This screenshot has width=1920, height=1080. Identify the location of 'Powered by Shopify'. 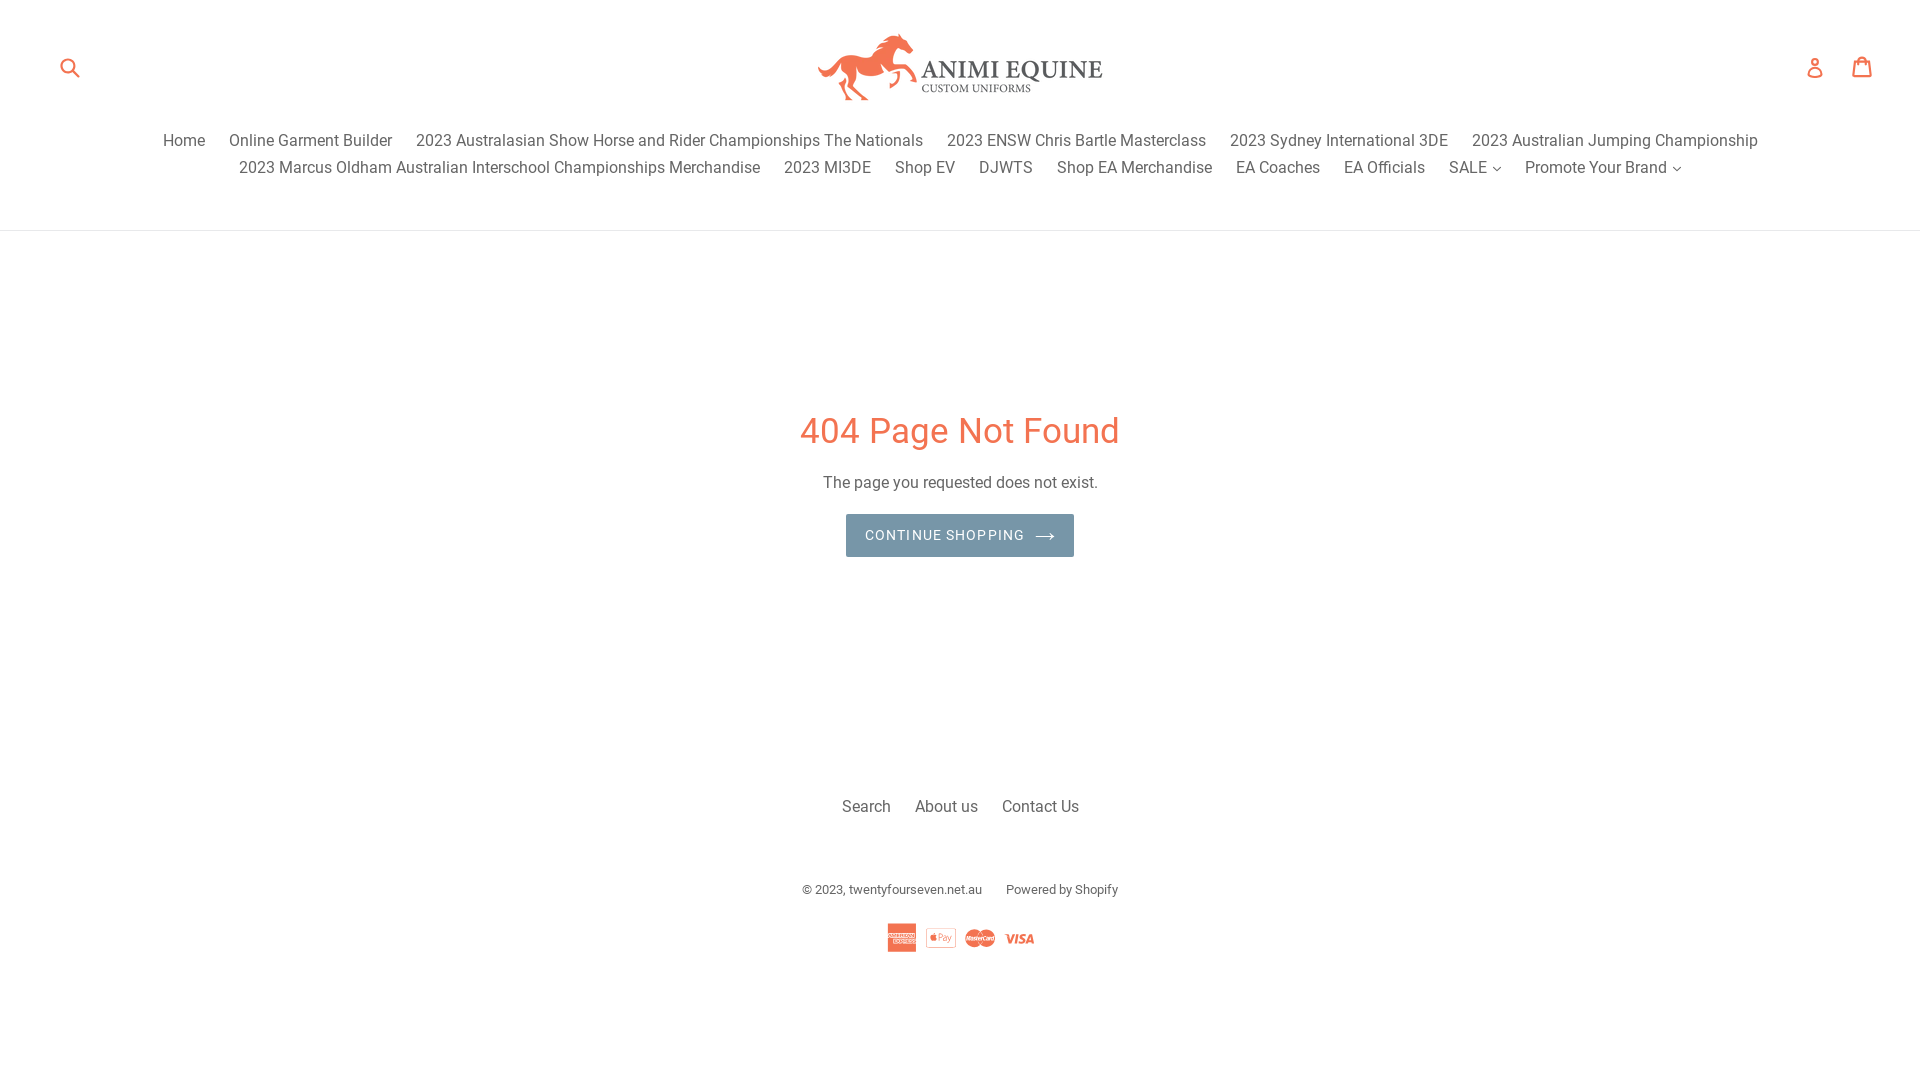
(1060, 888).